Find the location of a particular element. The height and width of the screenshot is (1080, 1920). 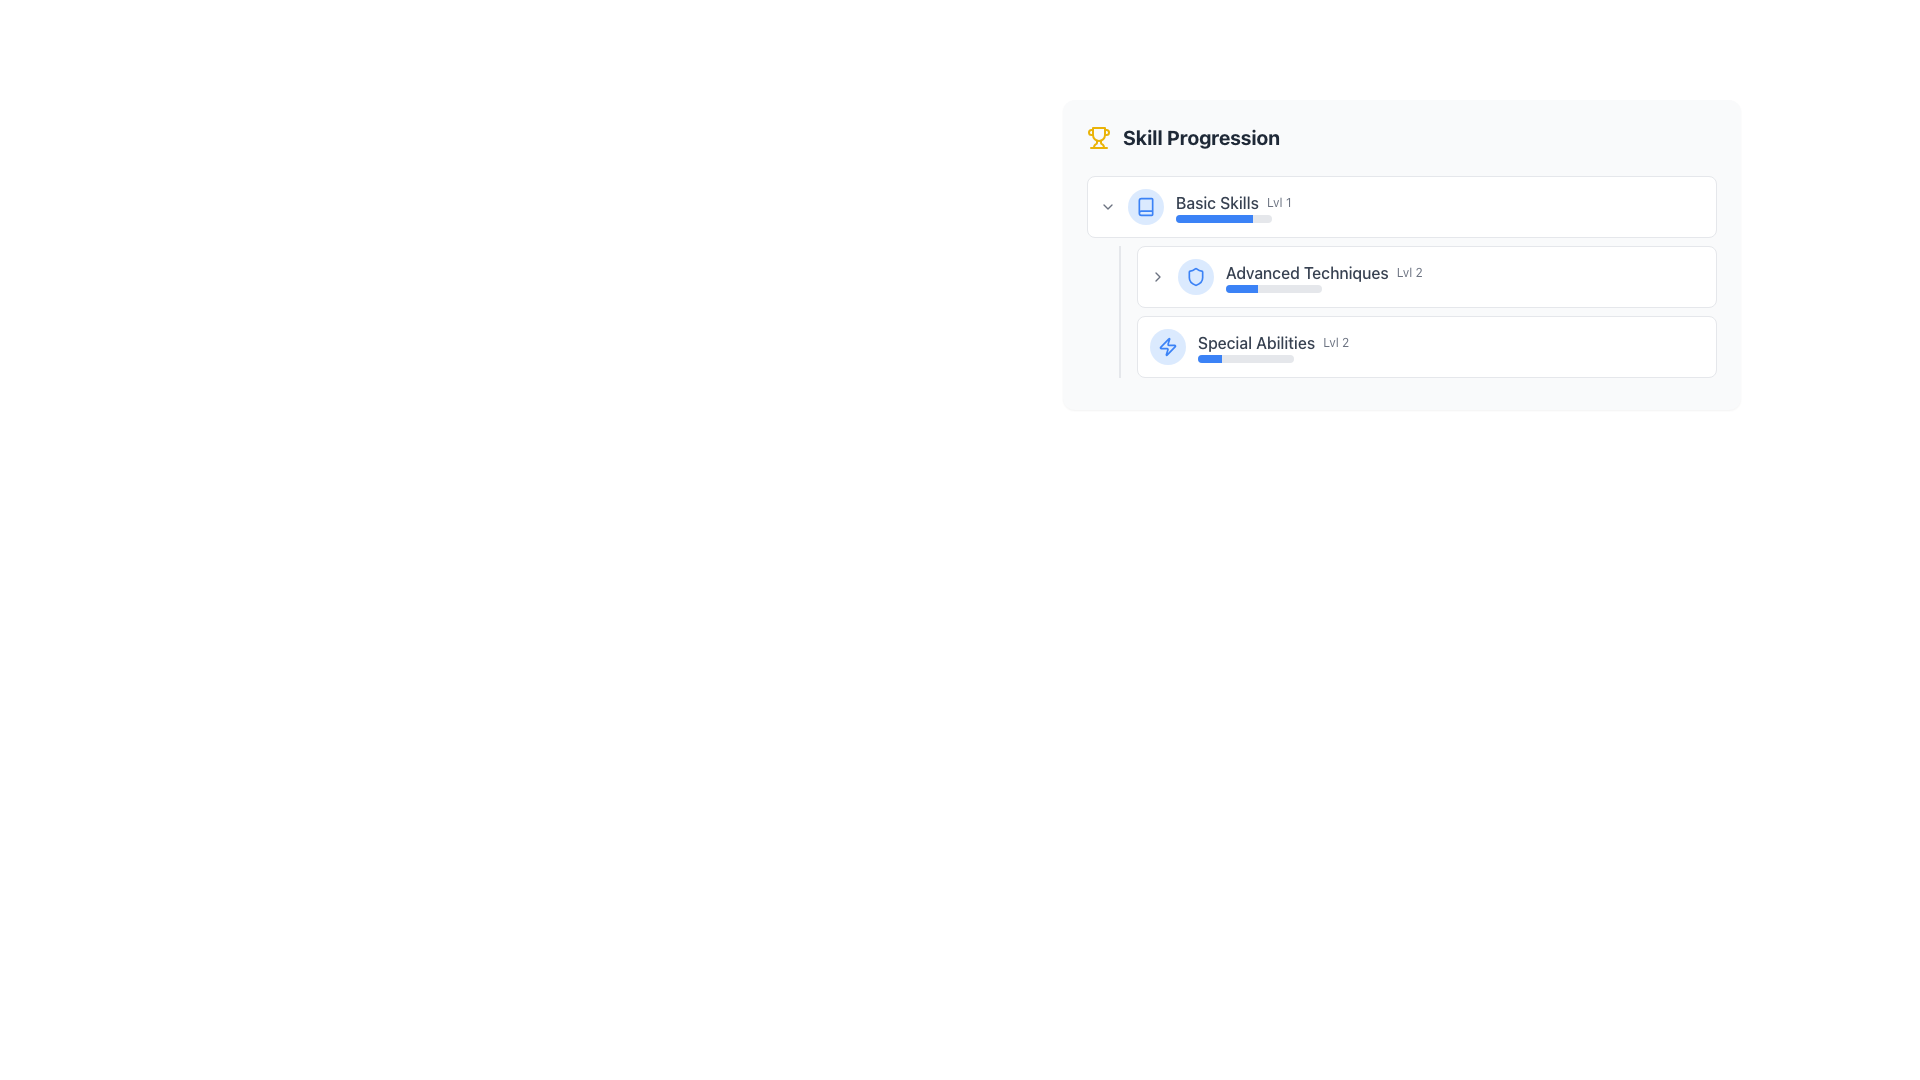

the Text label that identifies a specific skill or category, positioned beneath 'Basic Skills' and above 'Special Abilities', aligned horizontally with an icon to its left is located at coordinates (1307, 273).